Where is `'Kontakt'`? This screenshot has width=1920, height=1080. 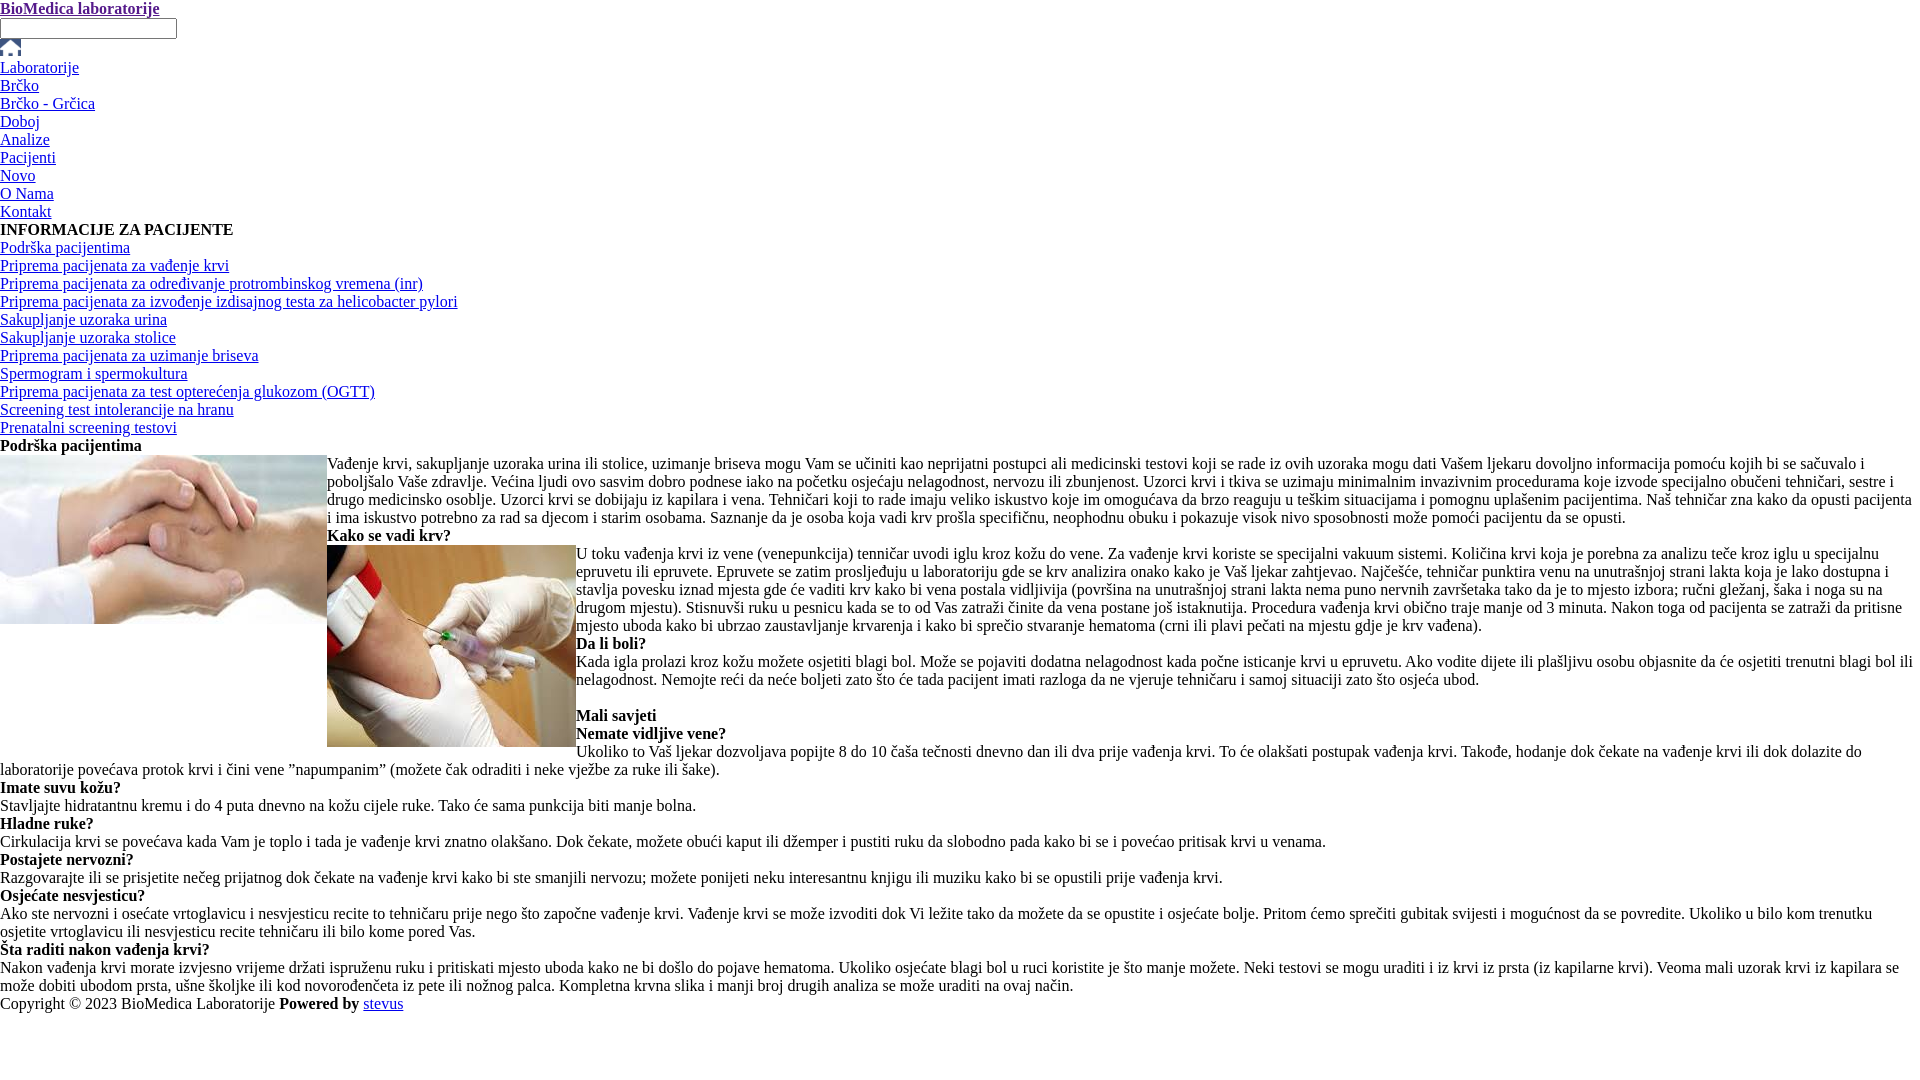
'Kontakt' is located at coordinates (25, 211).